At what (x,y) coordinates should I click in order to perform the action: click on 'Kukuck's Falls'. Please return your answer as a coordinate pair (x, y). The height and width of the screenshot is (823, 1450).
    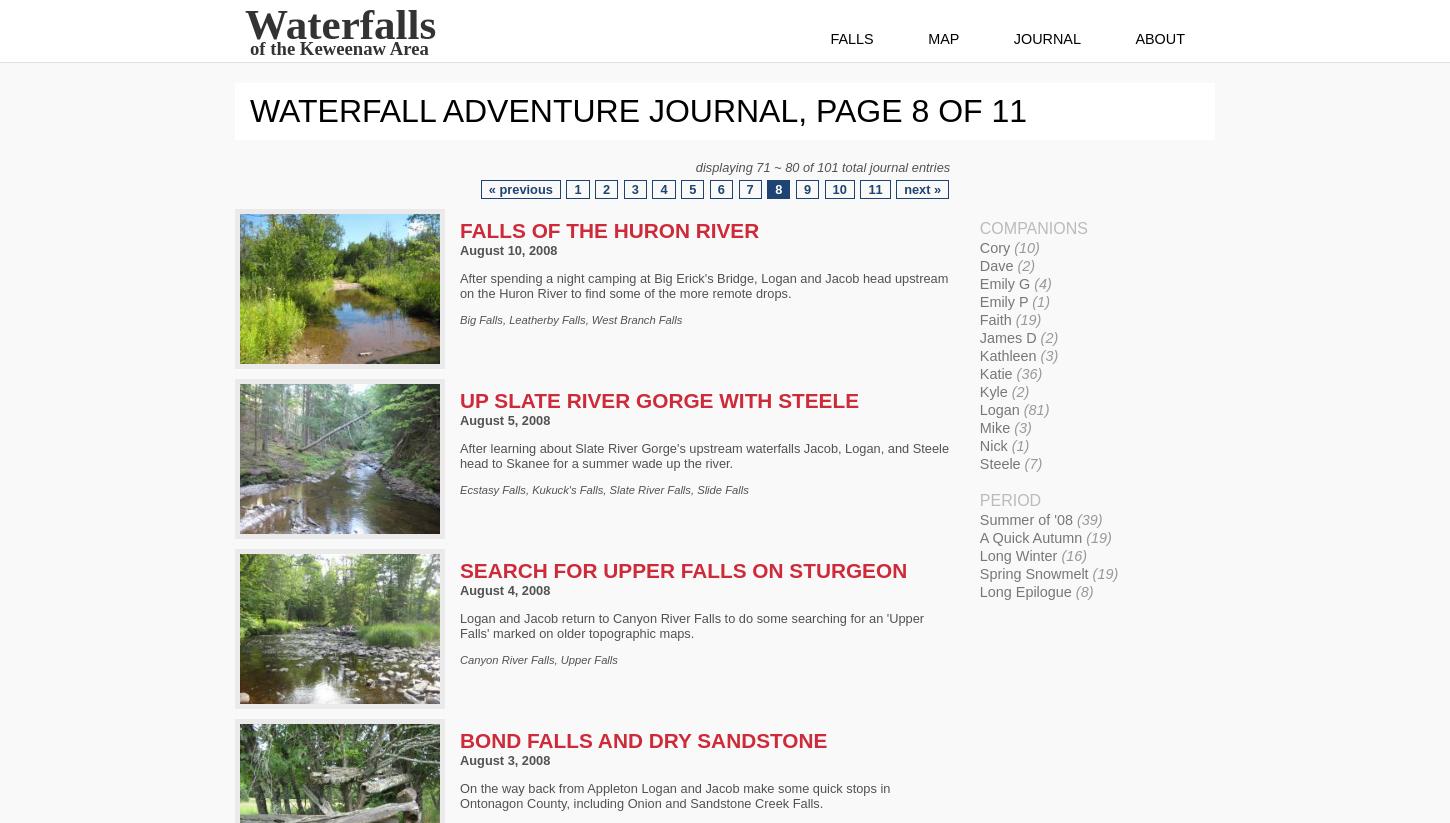
    Looking at the image, I should click on (567, 489).